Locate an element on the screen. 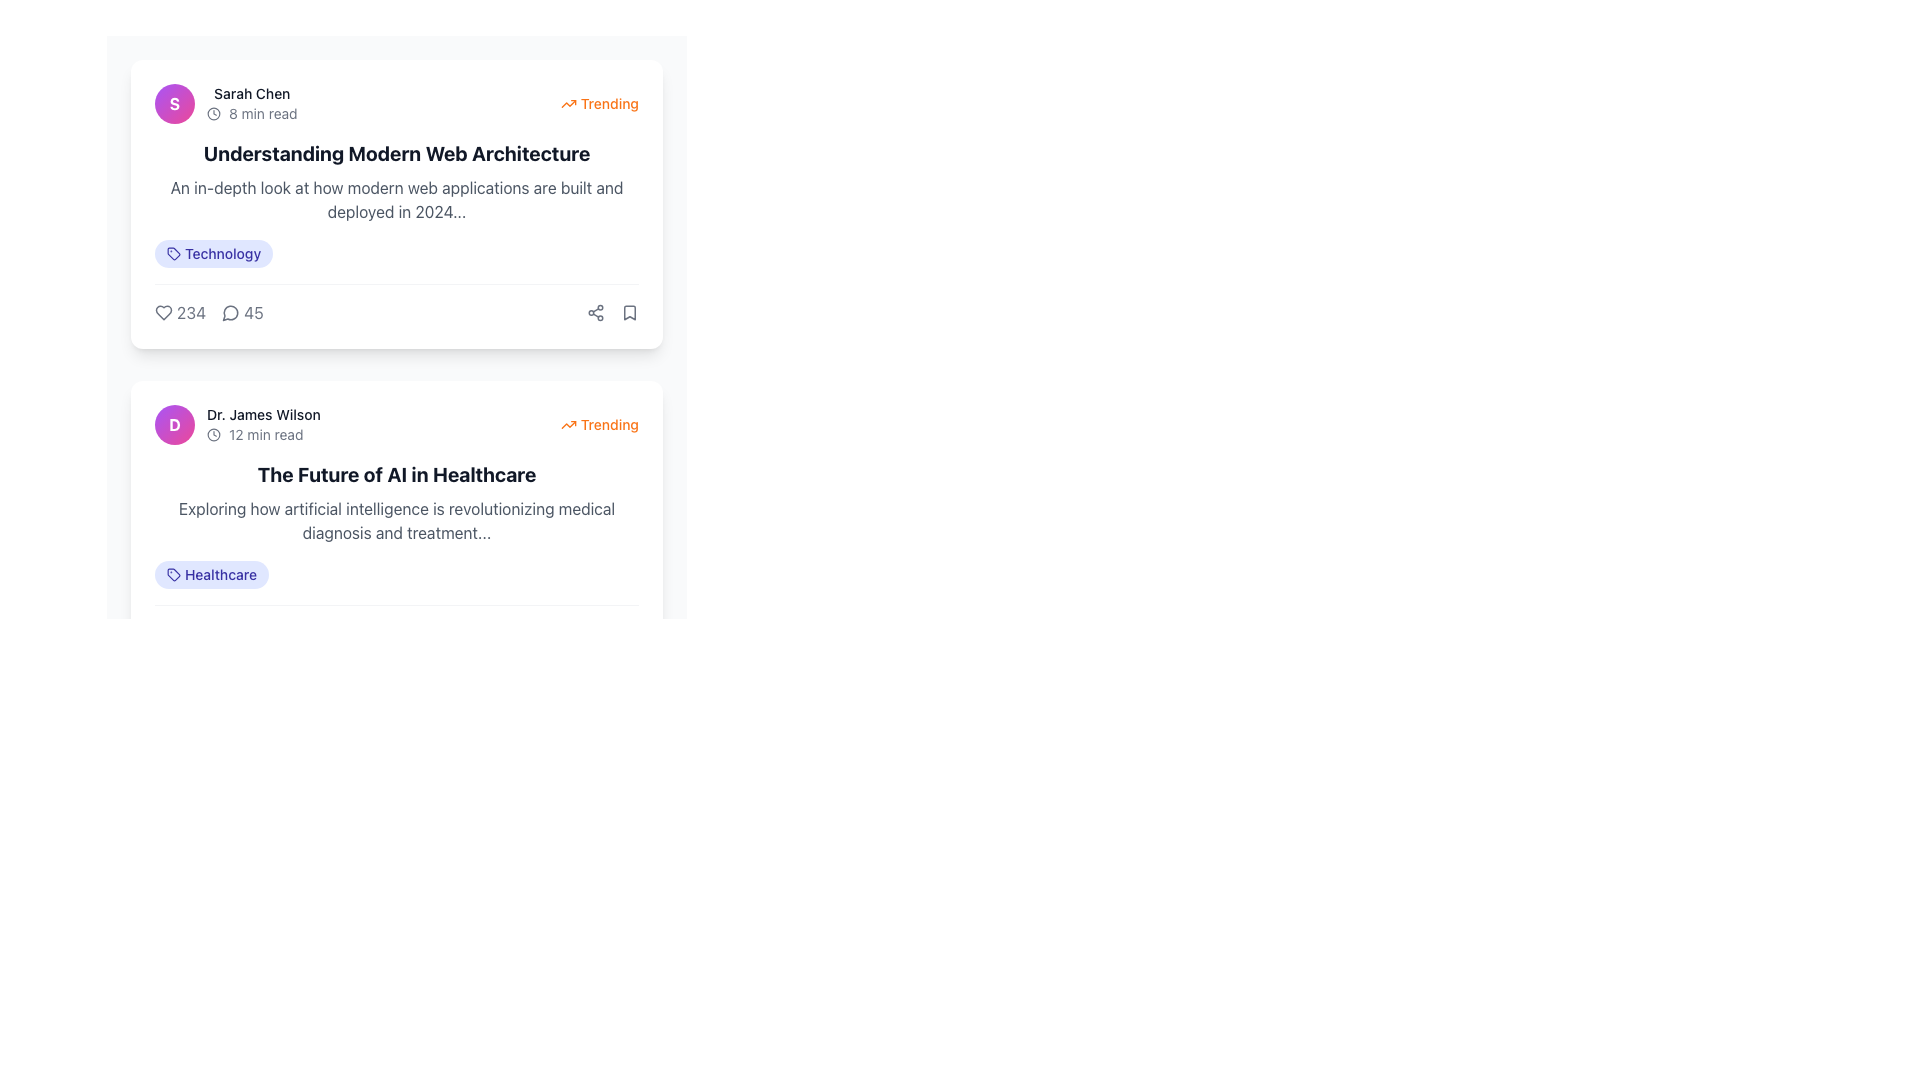  the 'Healthcare' tag label with an icon located at the bottom-left of the card is located at coordinates (211, 574).